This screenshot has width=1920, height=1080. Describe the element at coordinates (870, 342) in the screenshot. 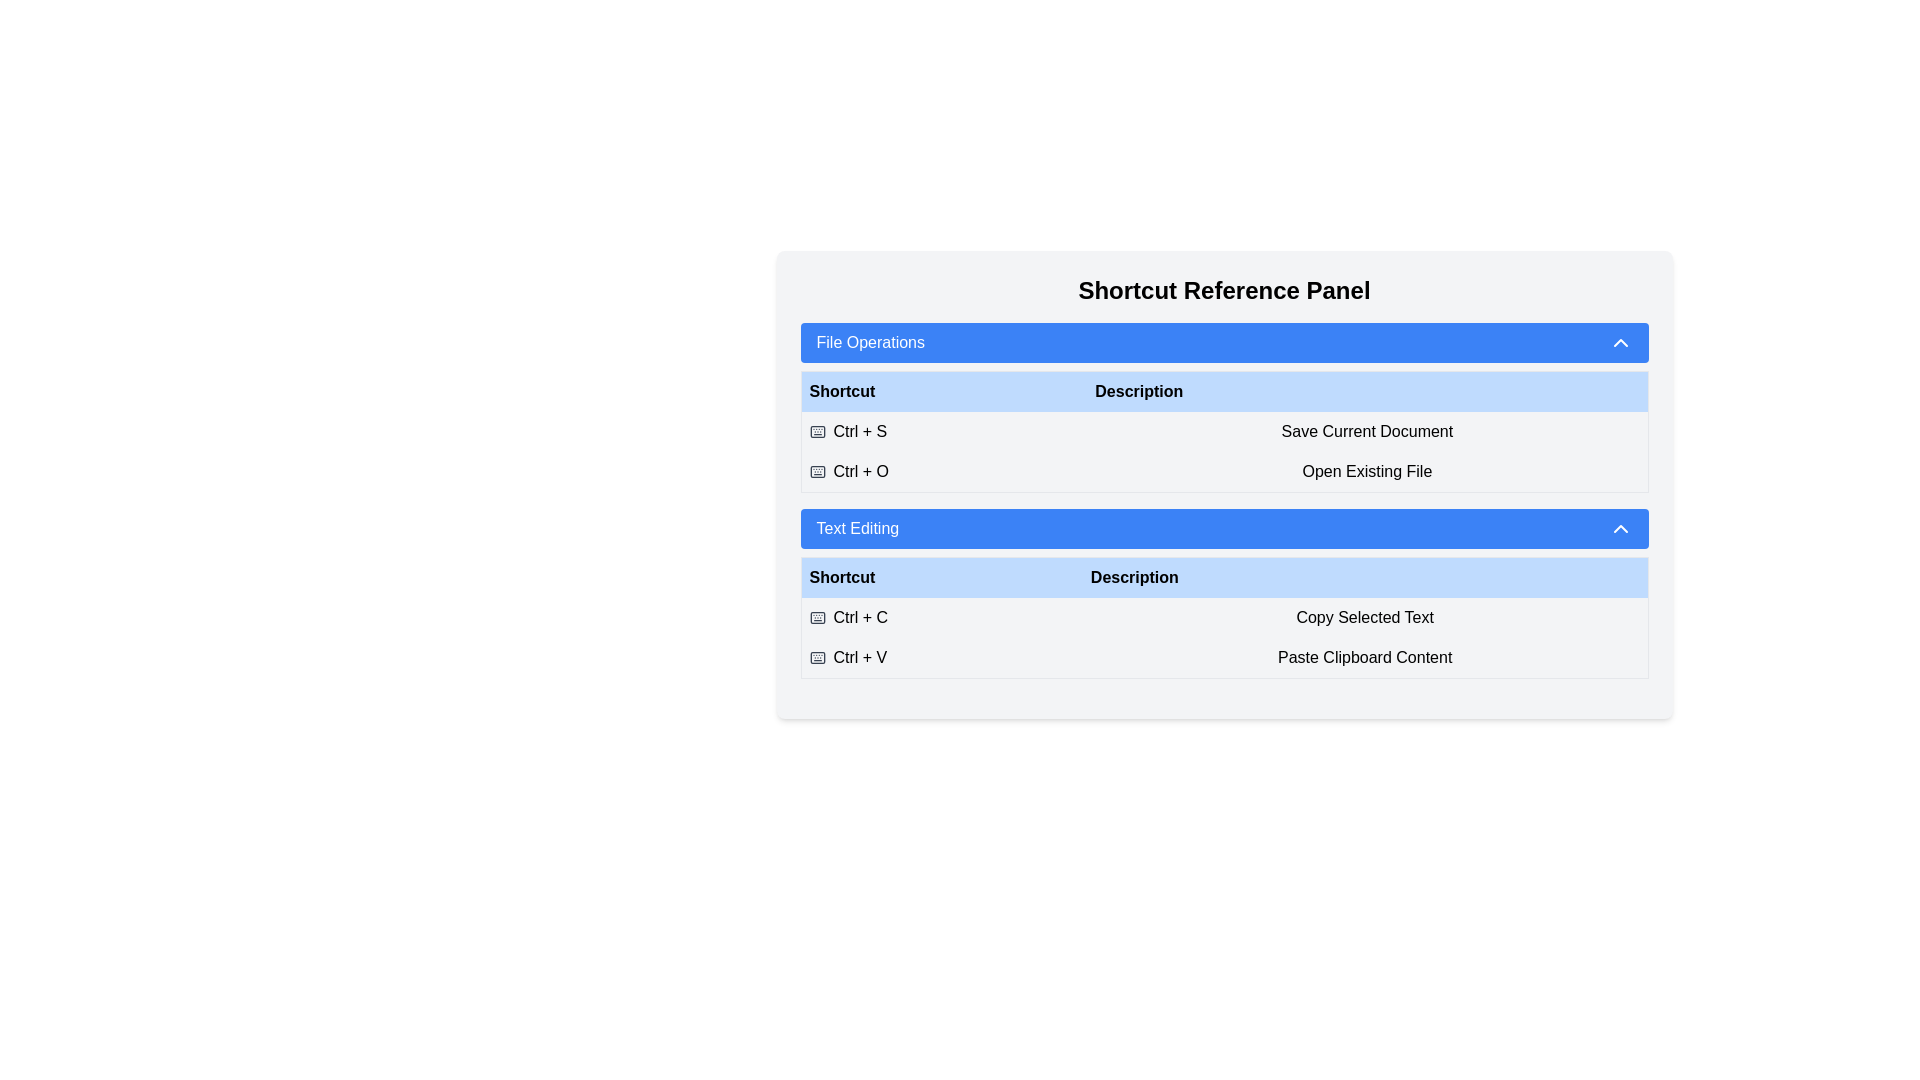

I see `the text label displaying 'File Operations' which is centered within a blue rectangular background in the Shortcut Reference Panel` at that location.